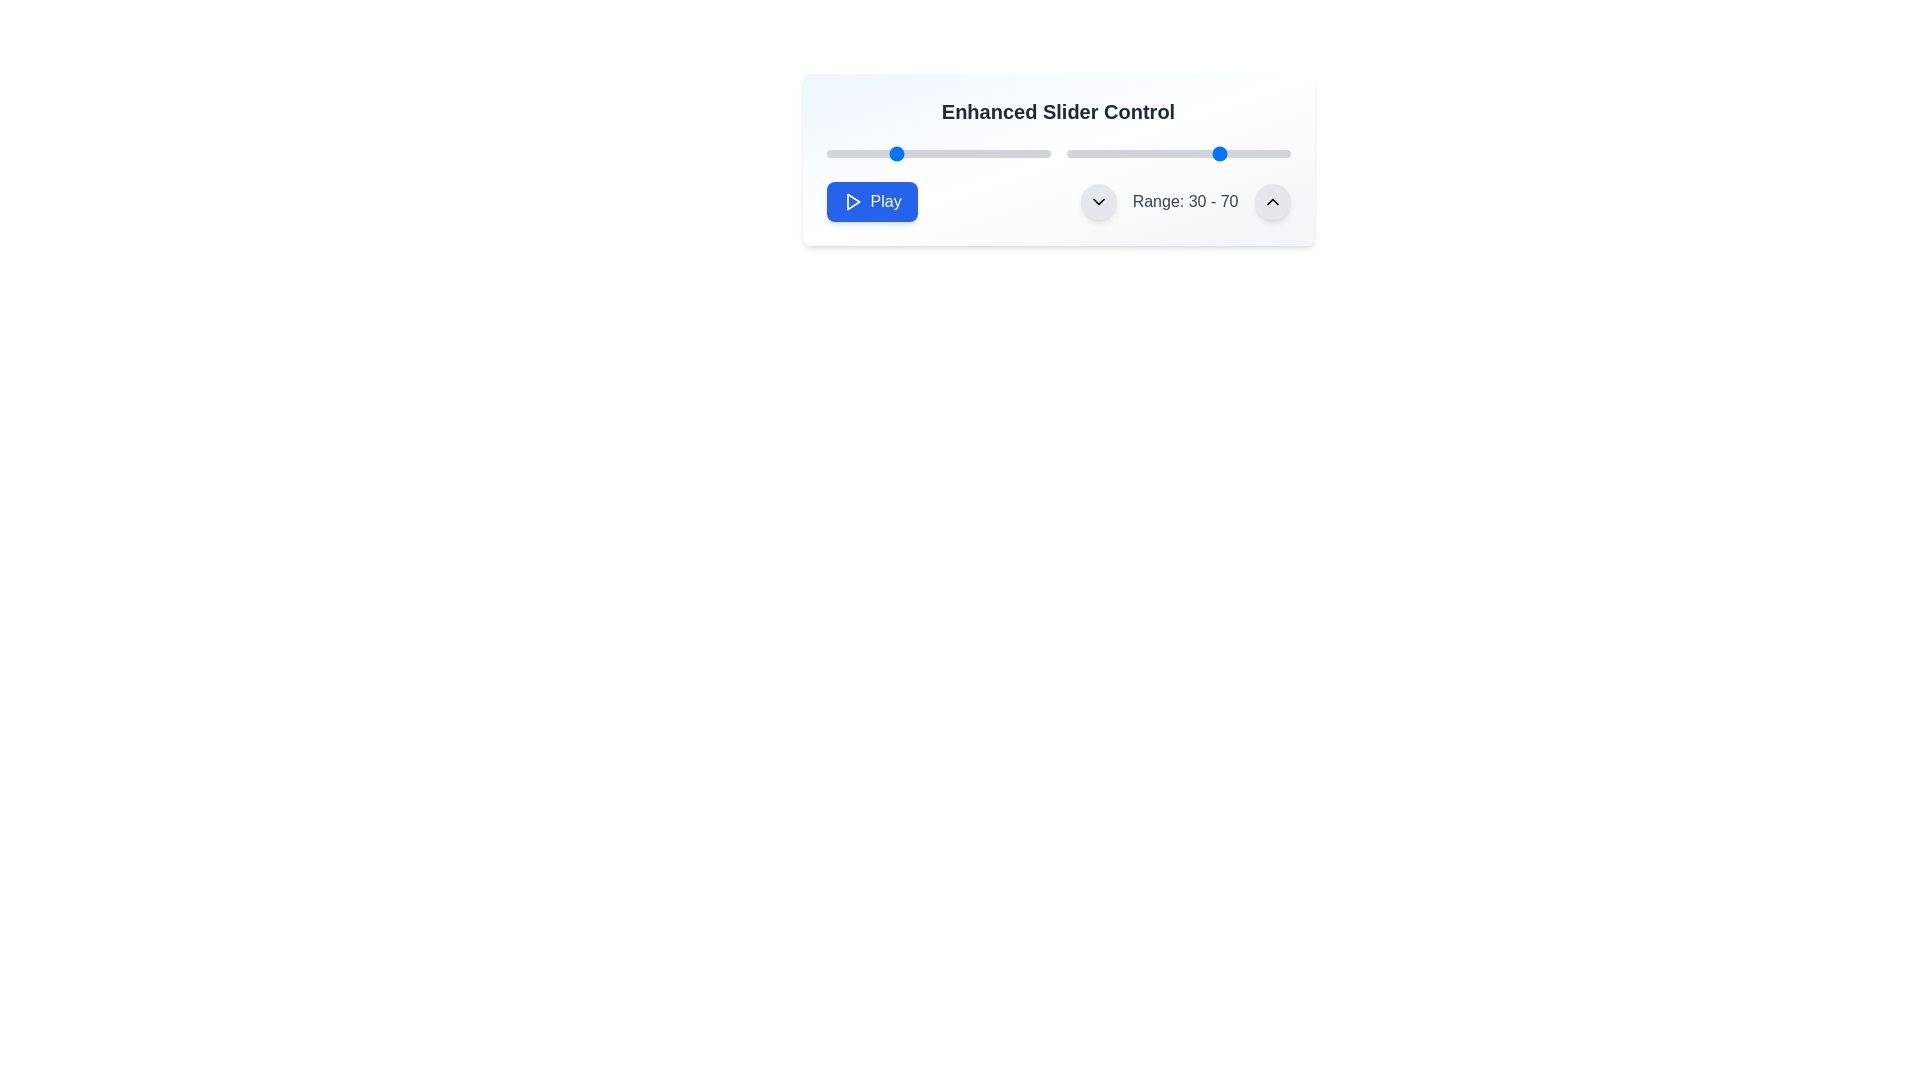  I want to click on the slider value, so click(1110, 153).